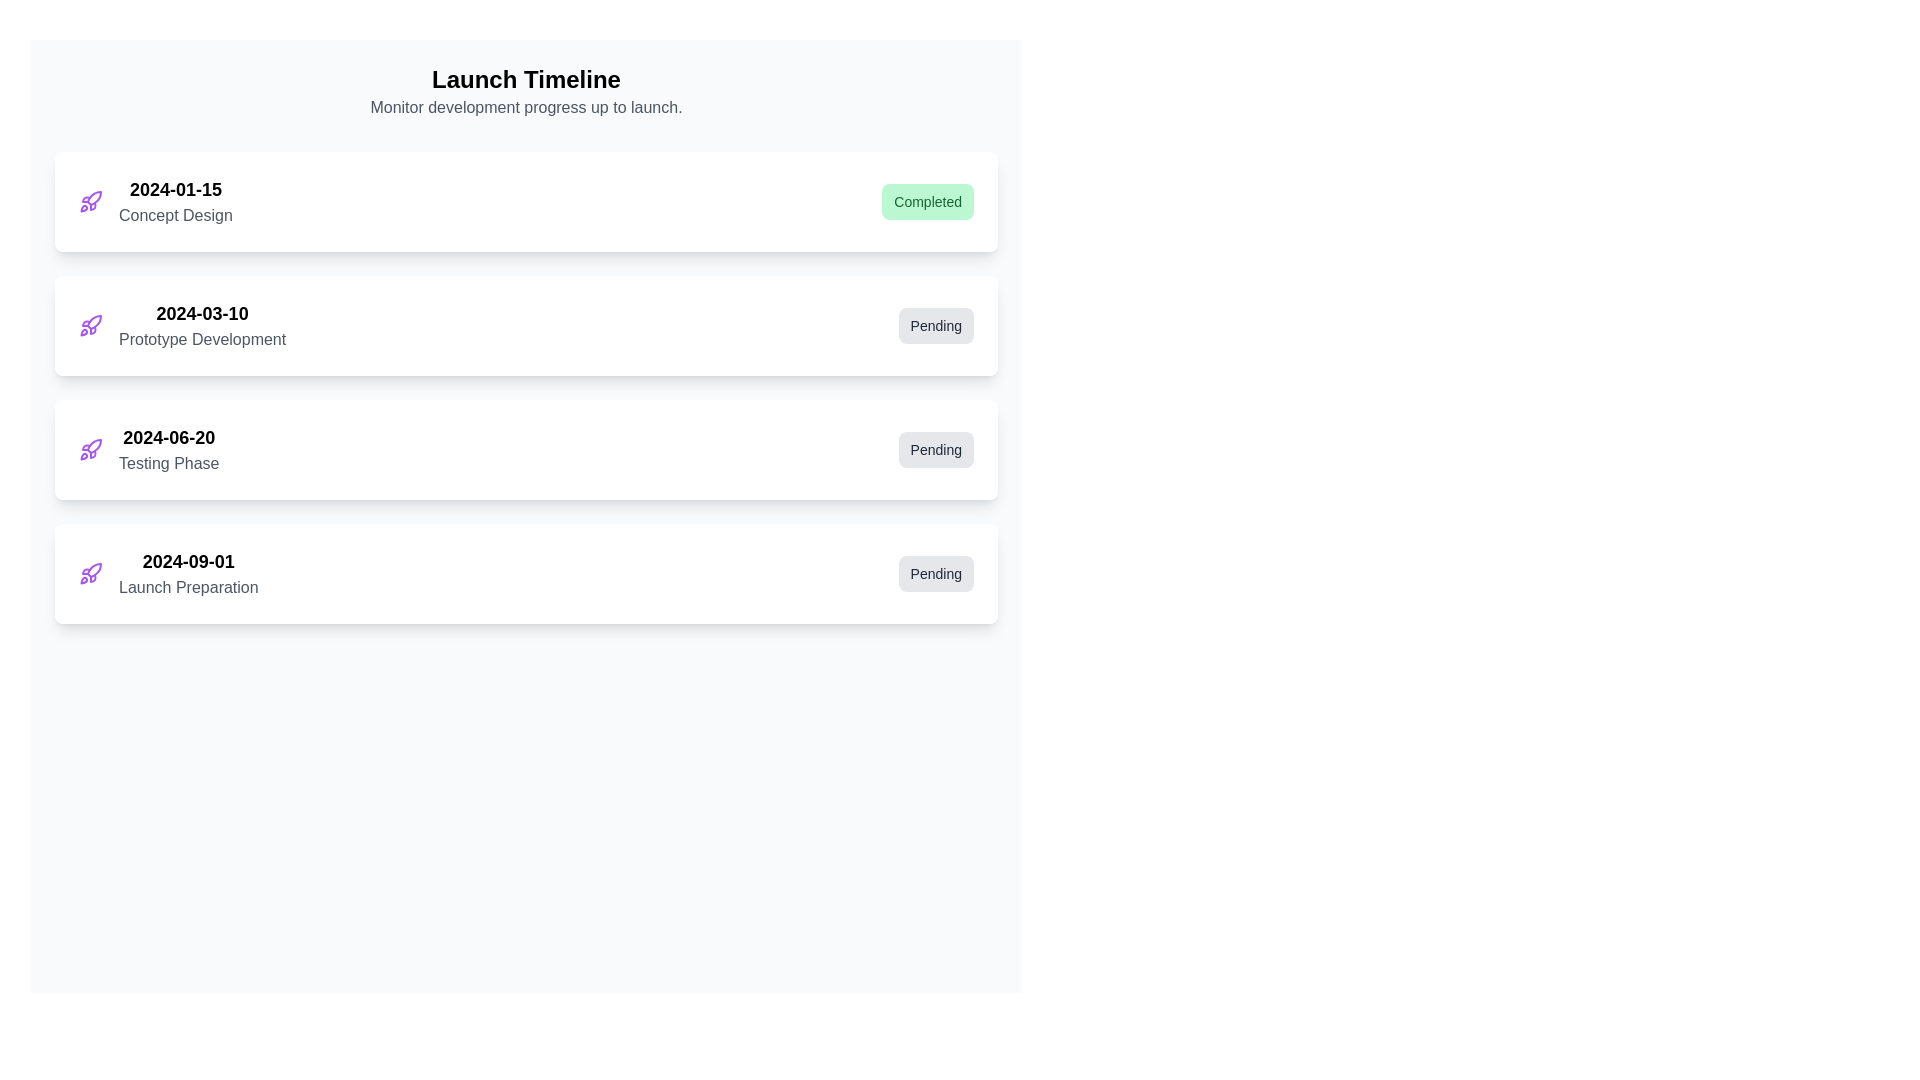  What do you see at coordinates (202, 313) in the screenshot?
I see `displayed date from the Text Label located at the top-left corner of the 'Prototype Development' card in the timeline` at bounding box center [202, 313].